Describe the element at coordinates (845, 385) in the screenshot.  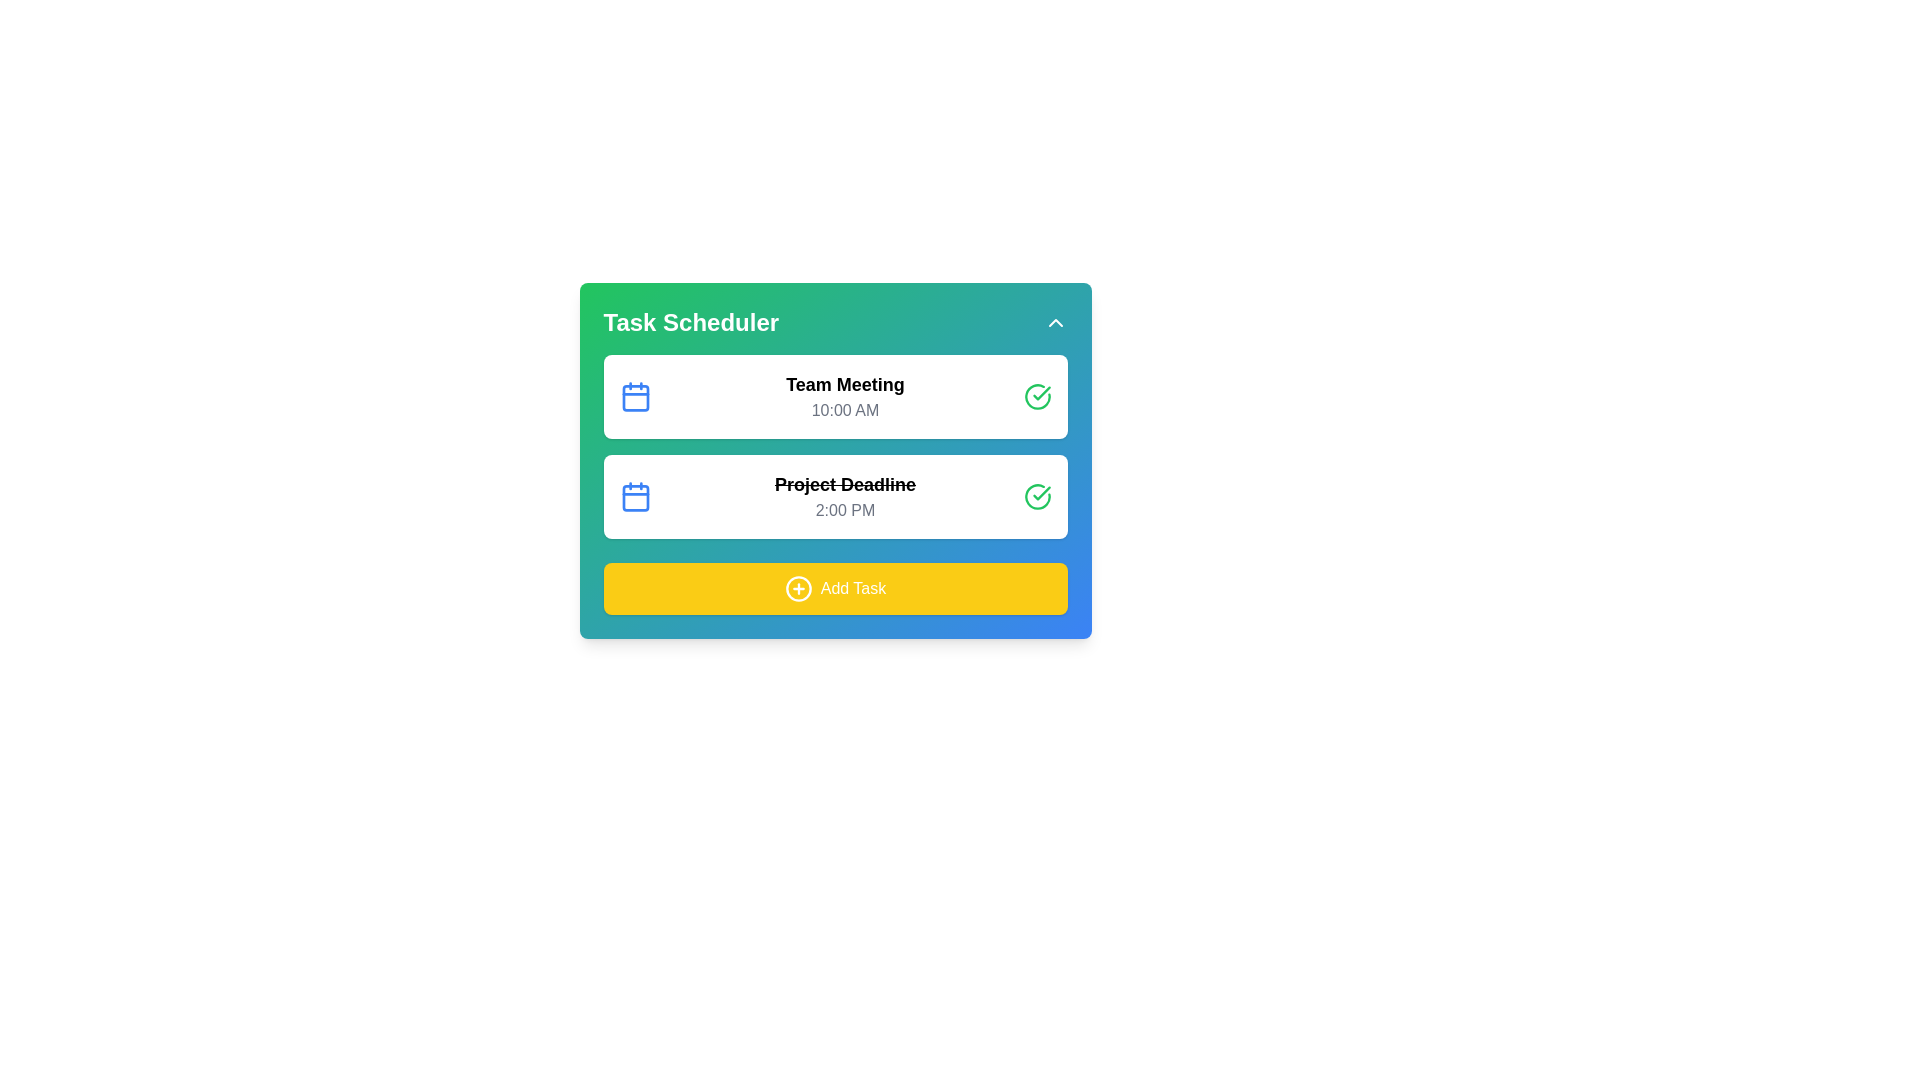
I see `the text label at the top of the task card that indicates the name of the scheduled task or meeting` at that location.